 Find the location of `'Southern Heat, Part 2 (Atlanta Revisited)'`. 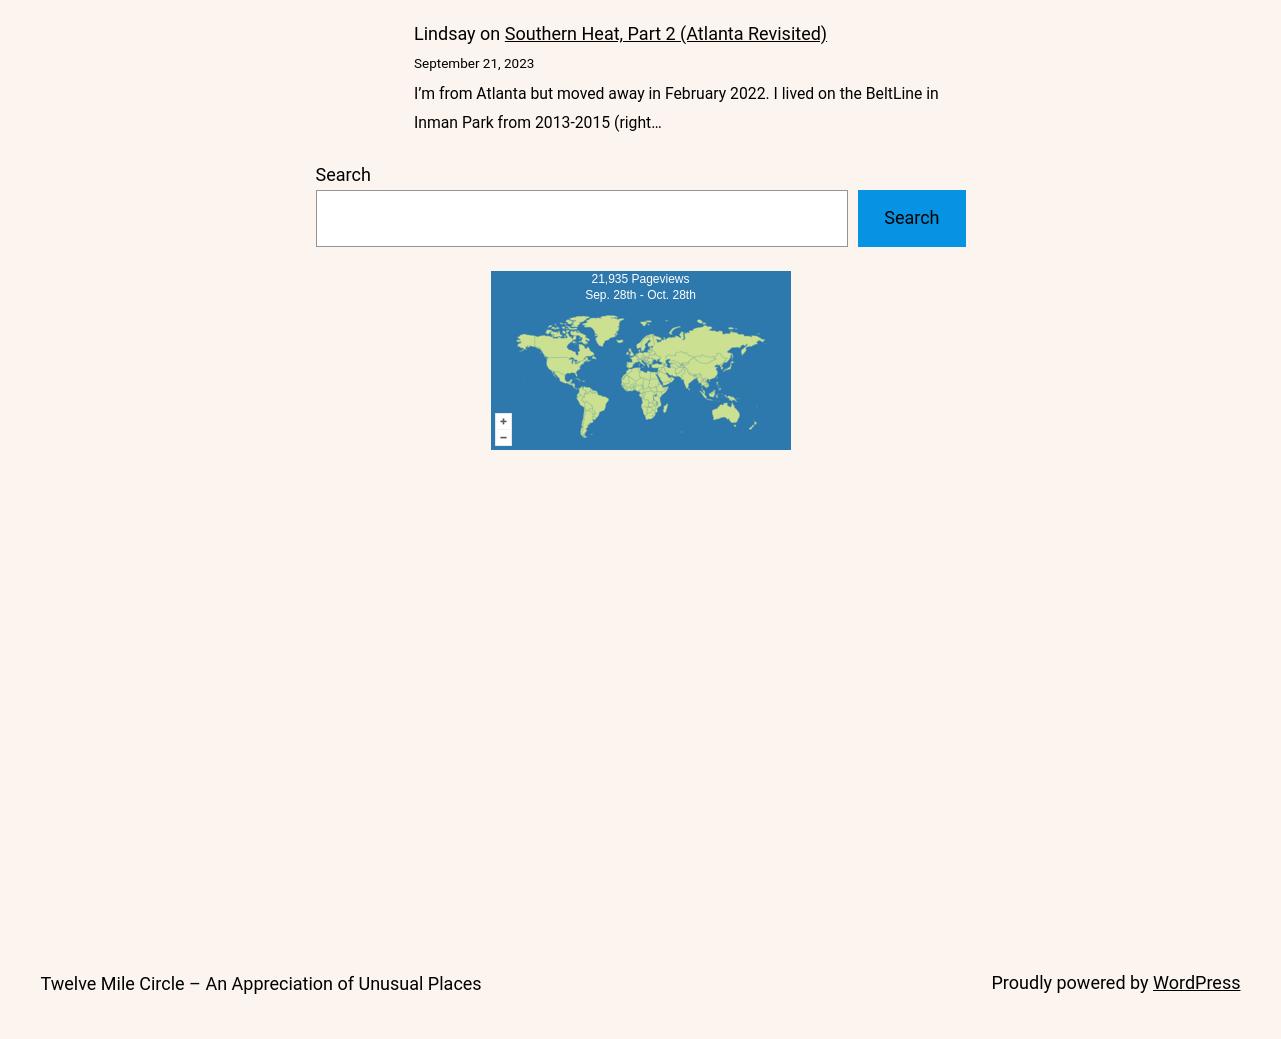

'Southern Heat, Part 2 (Atlanta Revisited)' is located at coordinates (664, 32).